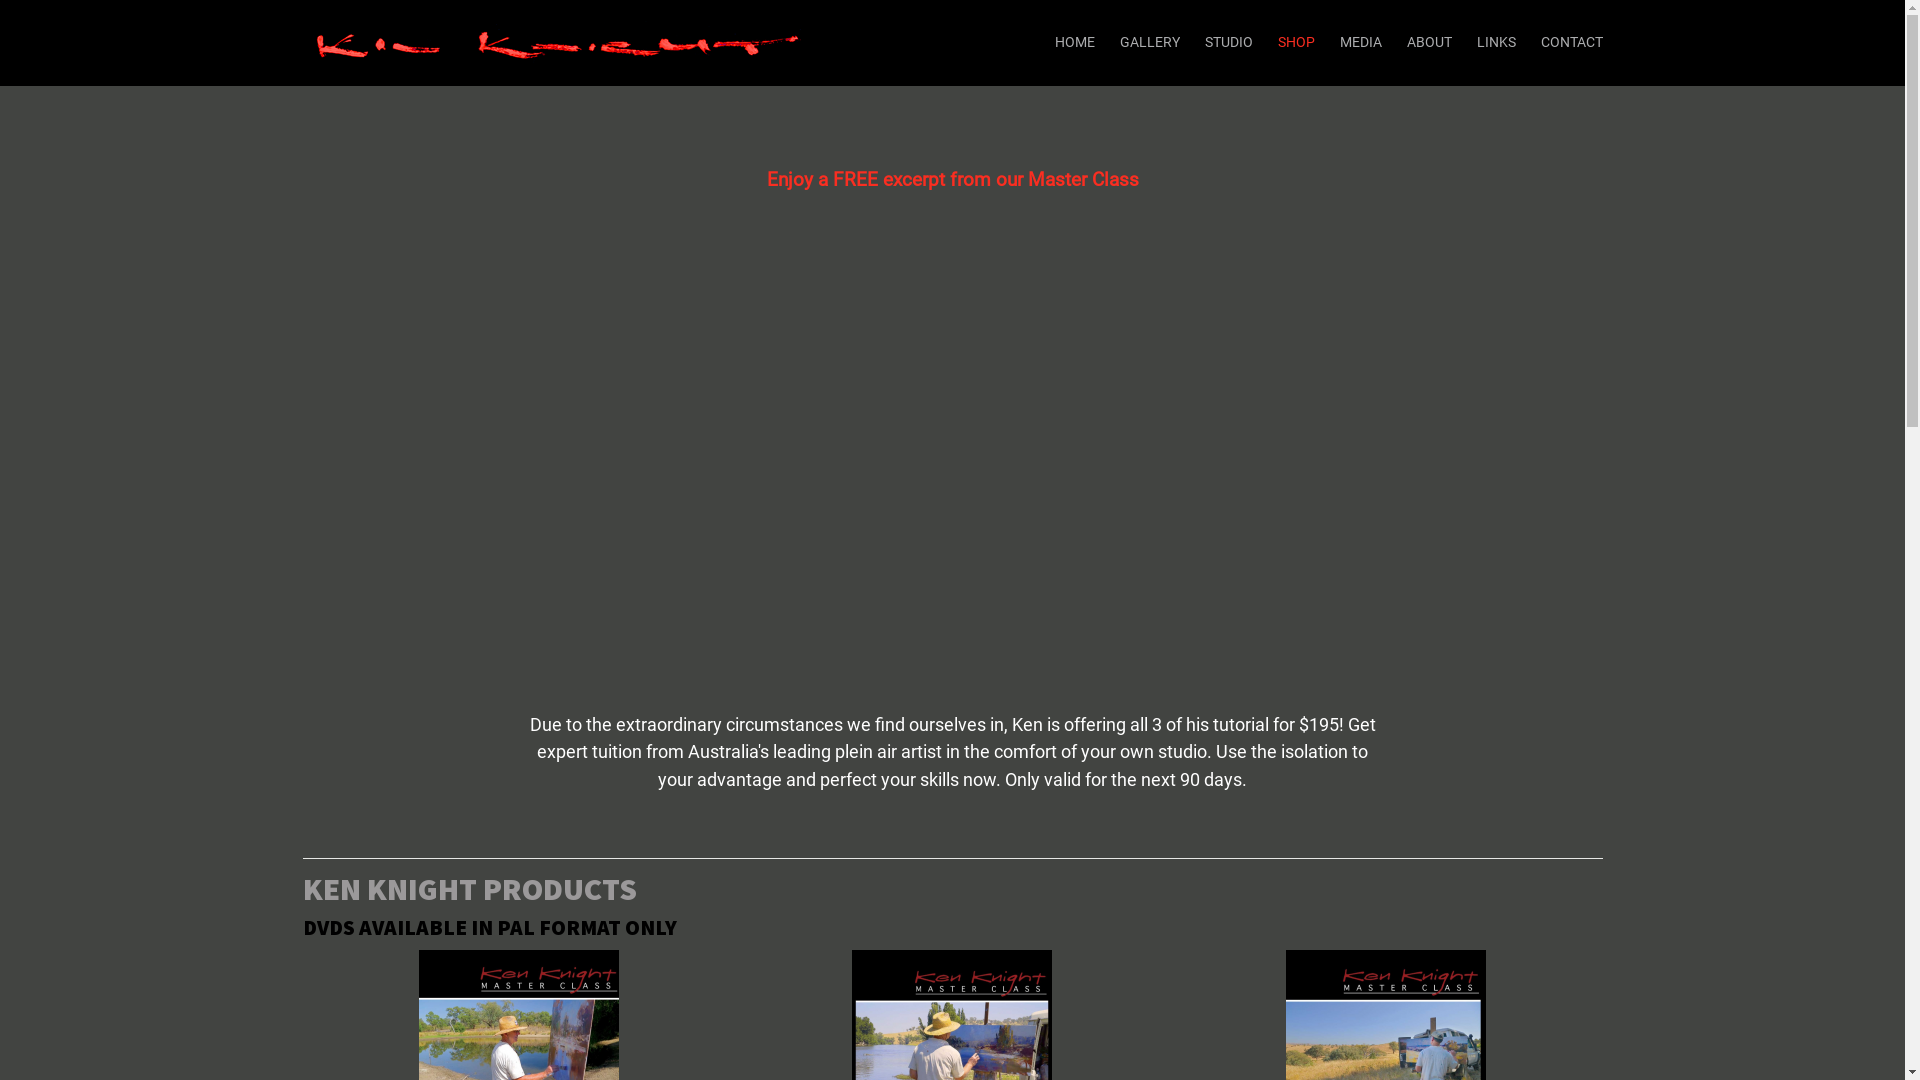 The height and width of the screenshot is (1080, 1920). What do you see at coordinates (1495, 42) in the screenshot?
I see `'LINKS'` at bounding box center [1495, 42].